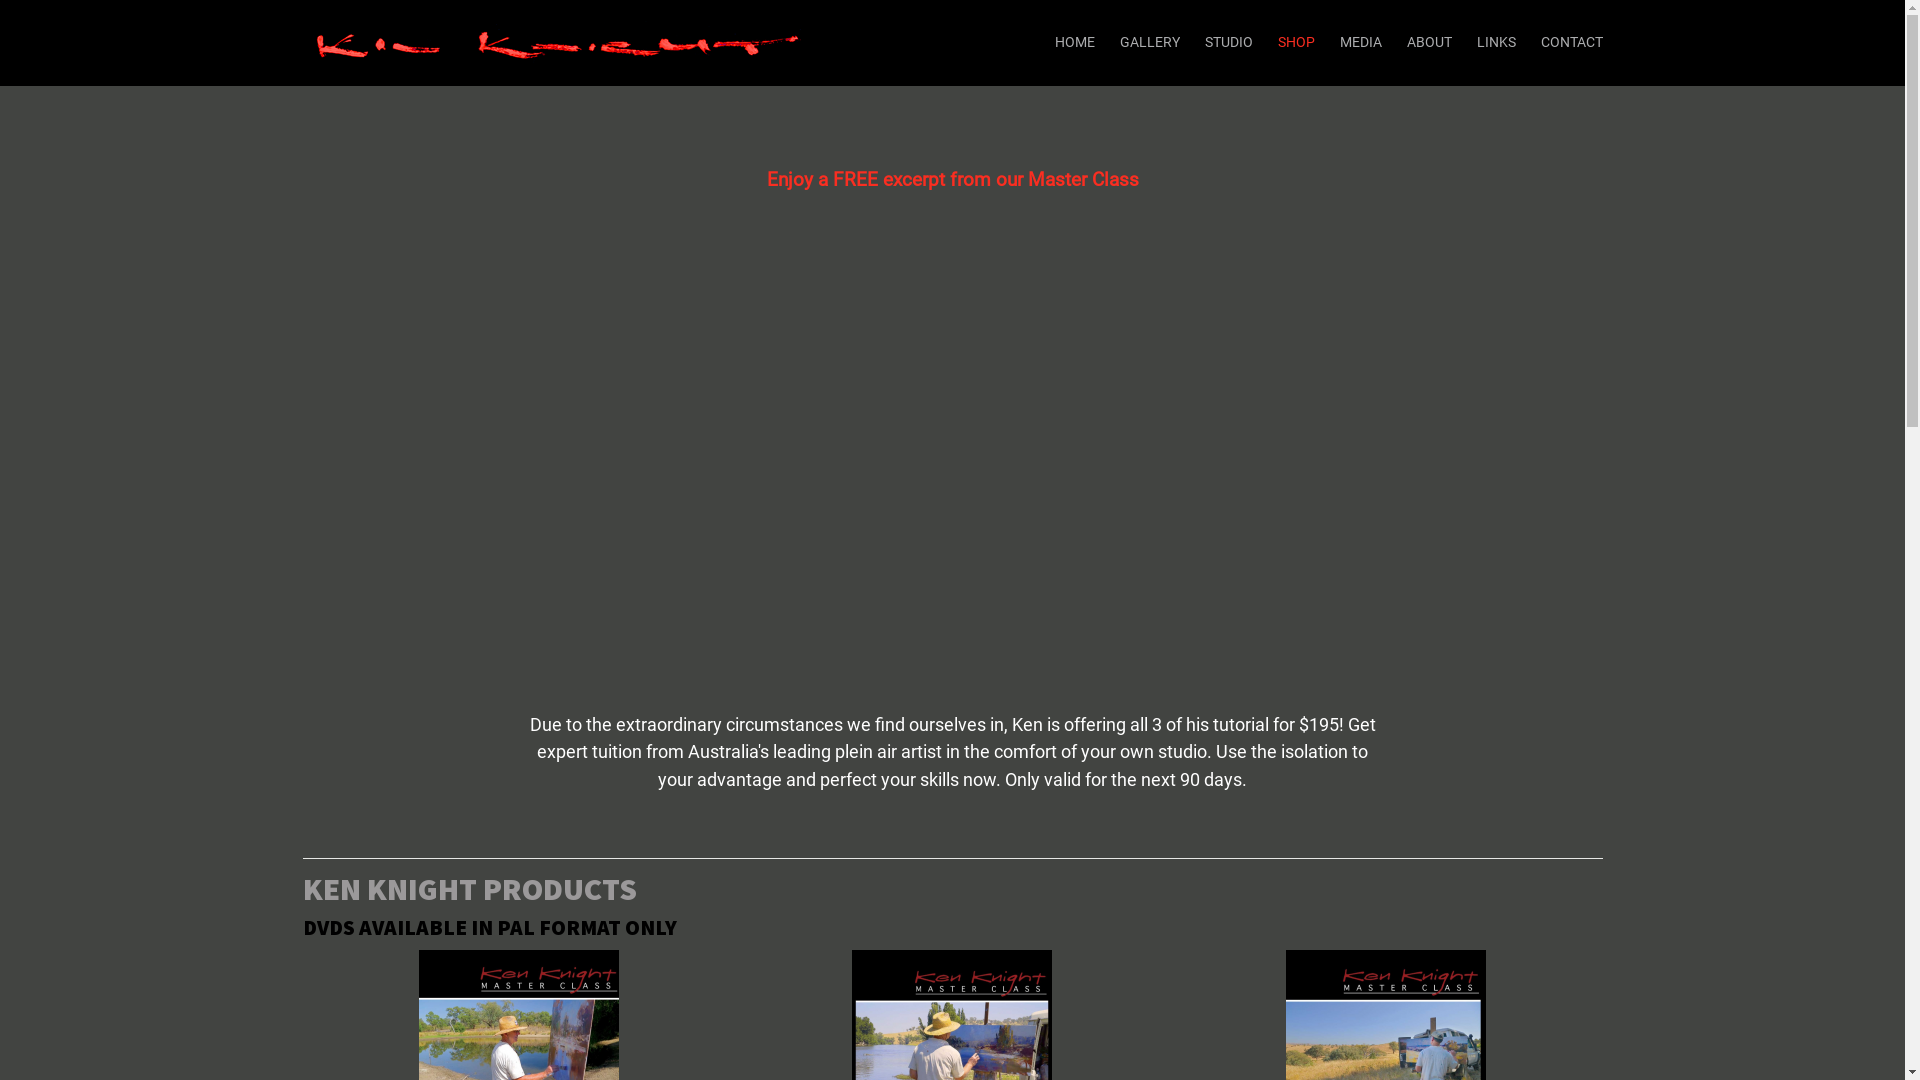 The height and width of the screenshot is (1080, 1920). What do you see at coordinates (1495, 42) in the screenshot?
I see `'LINKS'` at bounding box center [1495, 42].